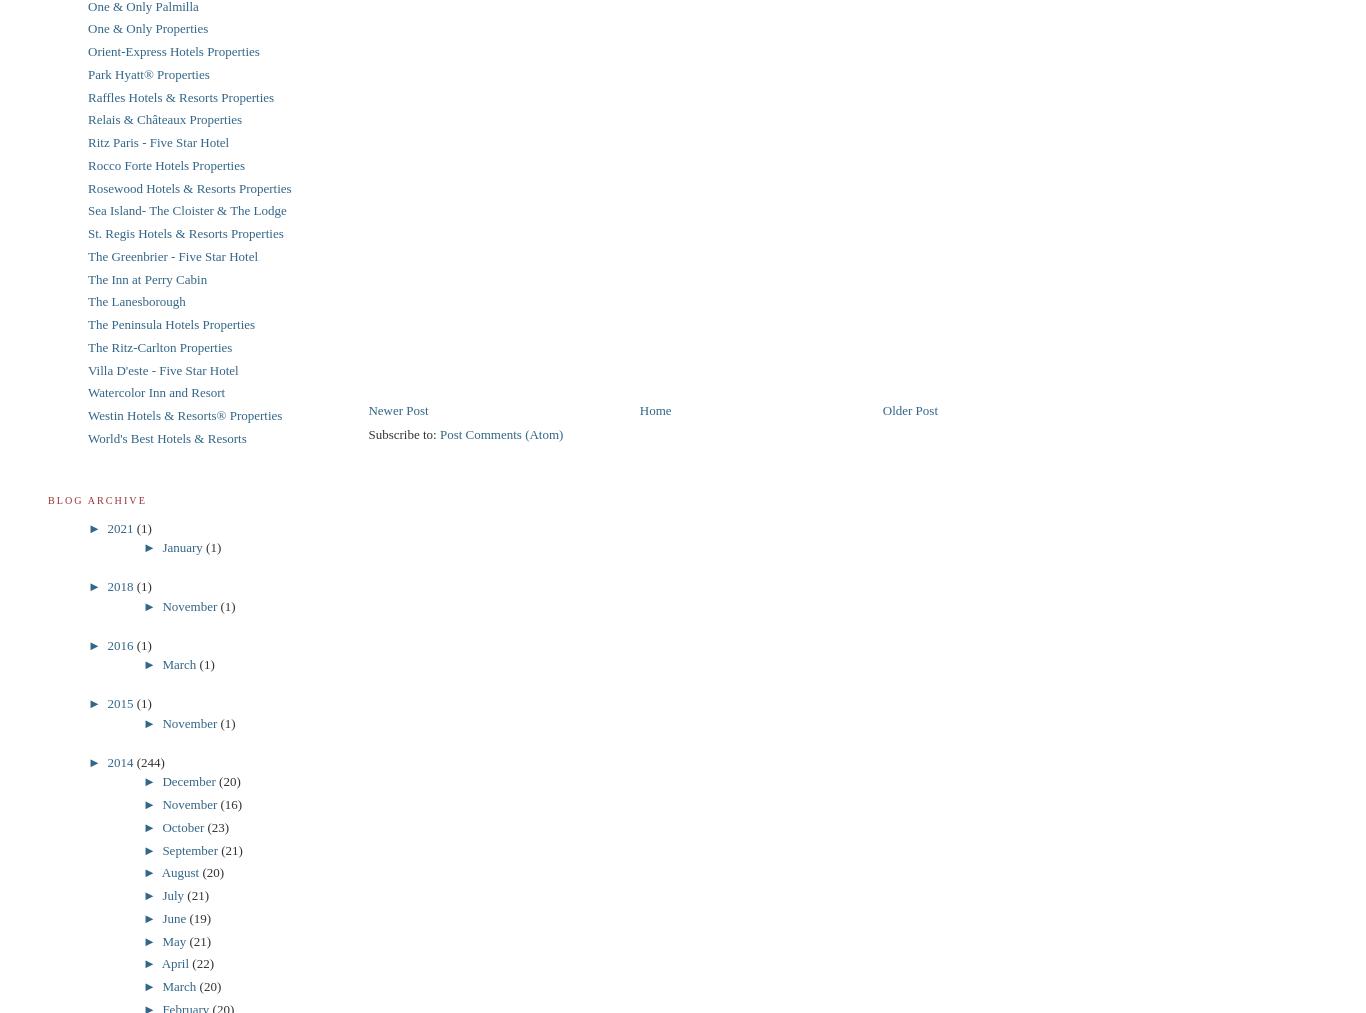 The height and width of the screenshot is (1013, 1366). What do you see at coordinates (217, 825) in the screenshot?
I see `'(23)'` at bounding box center [217, 825].